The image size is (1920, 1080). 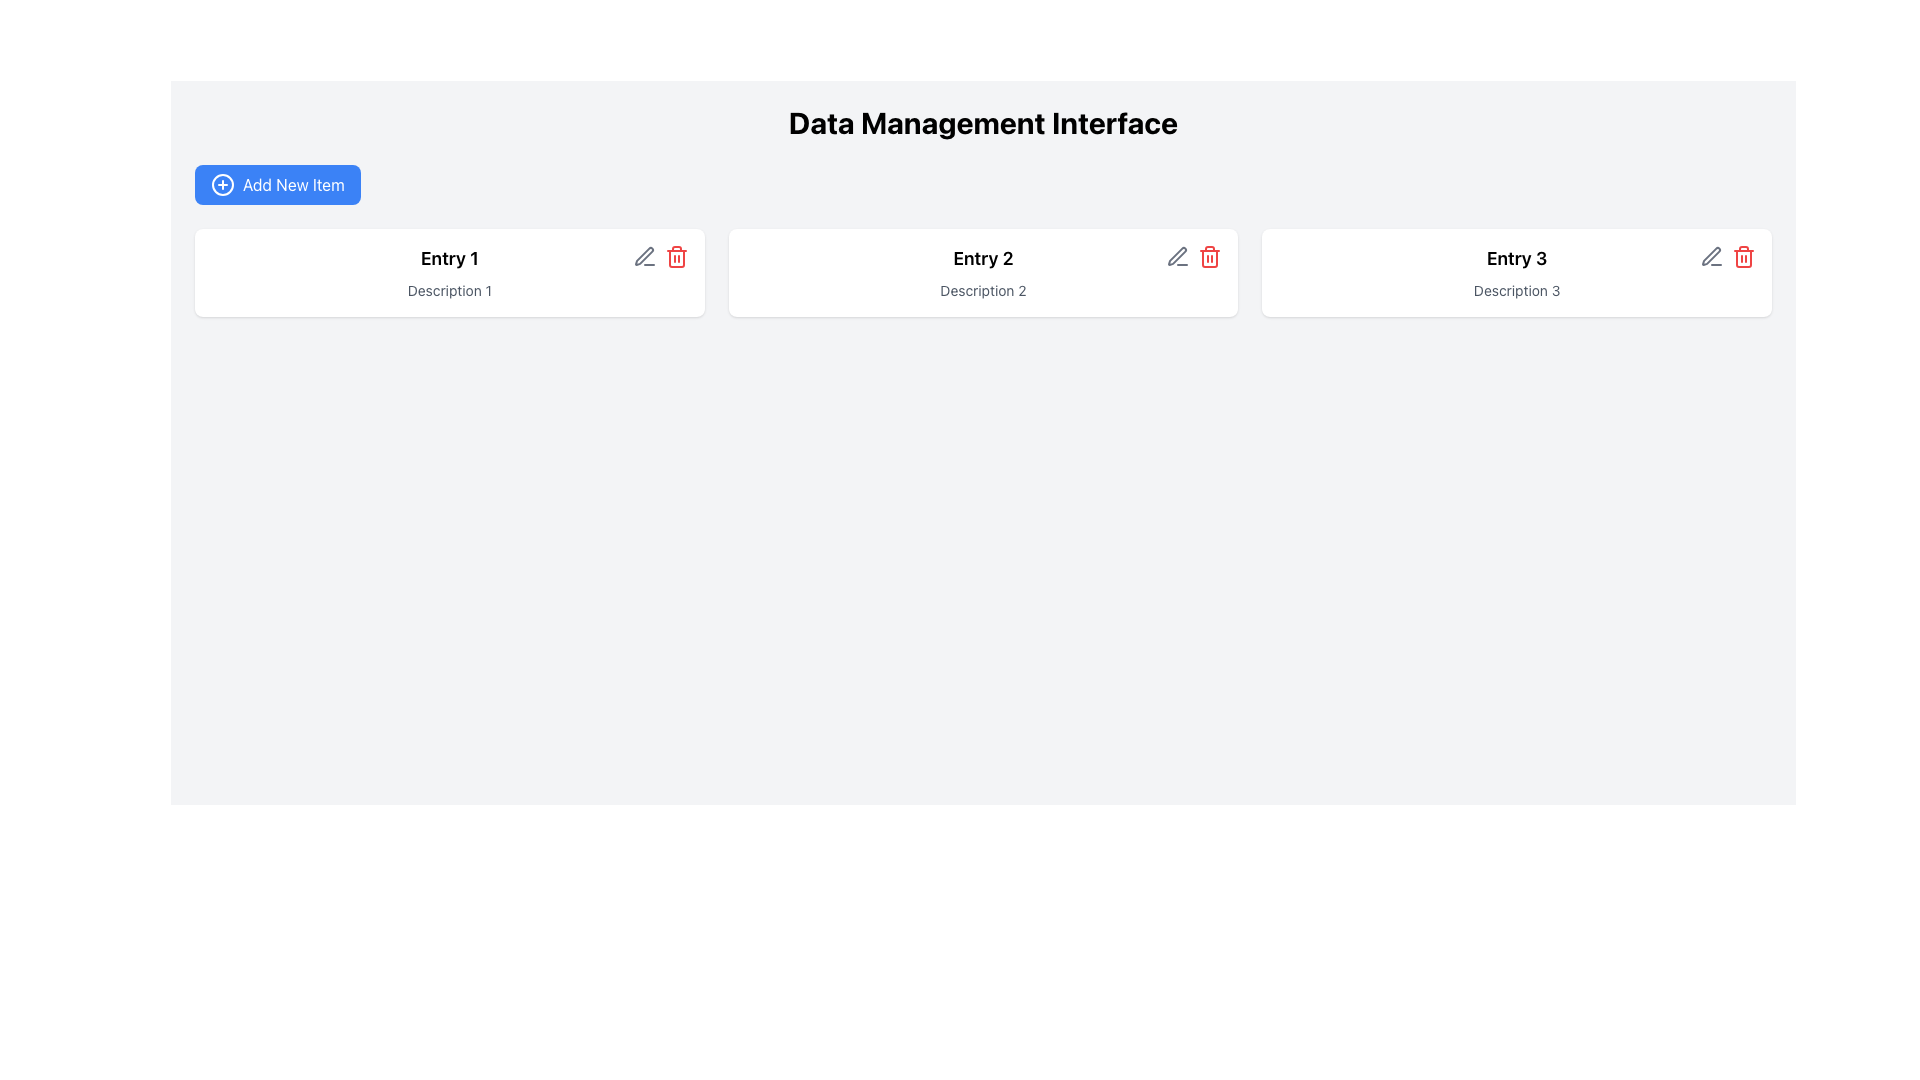 I want to click on the text label displaying 'Description 1', which is styled in gray and positioned beneath the bold title 'Entry 1' in the first card of a horizontally aligned list, so click(x=448, y=290).